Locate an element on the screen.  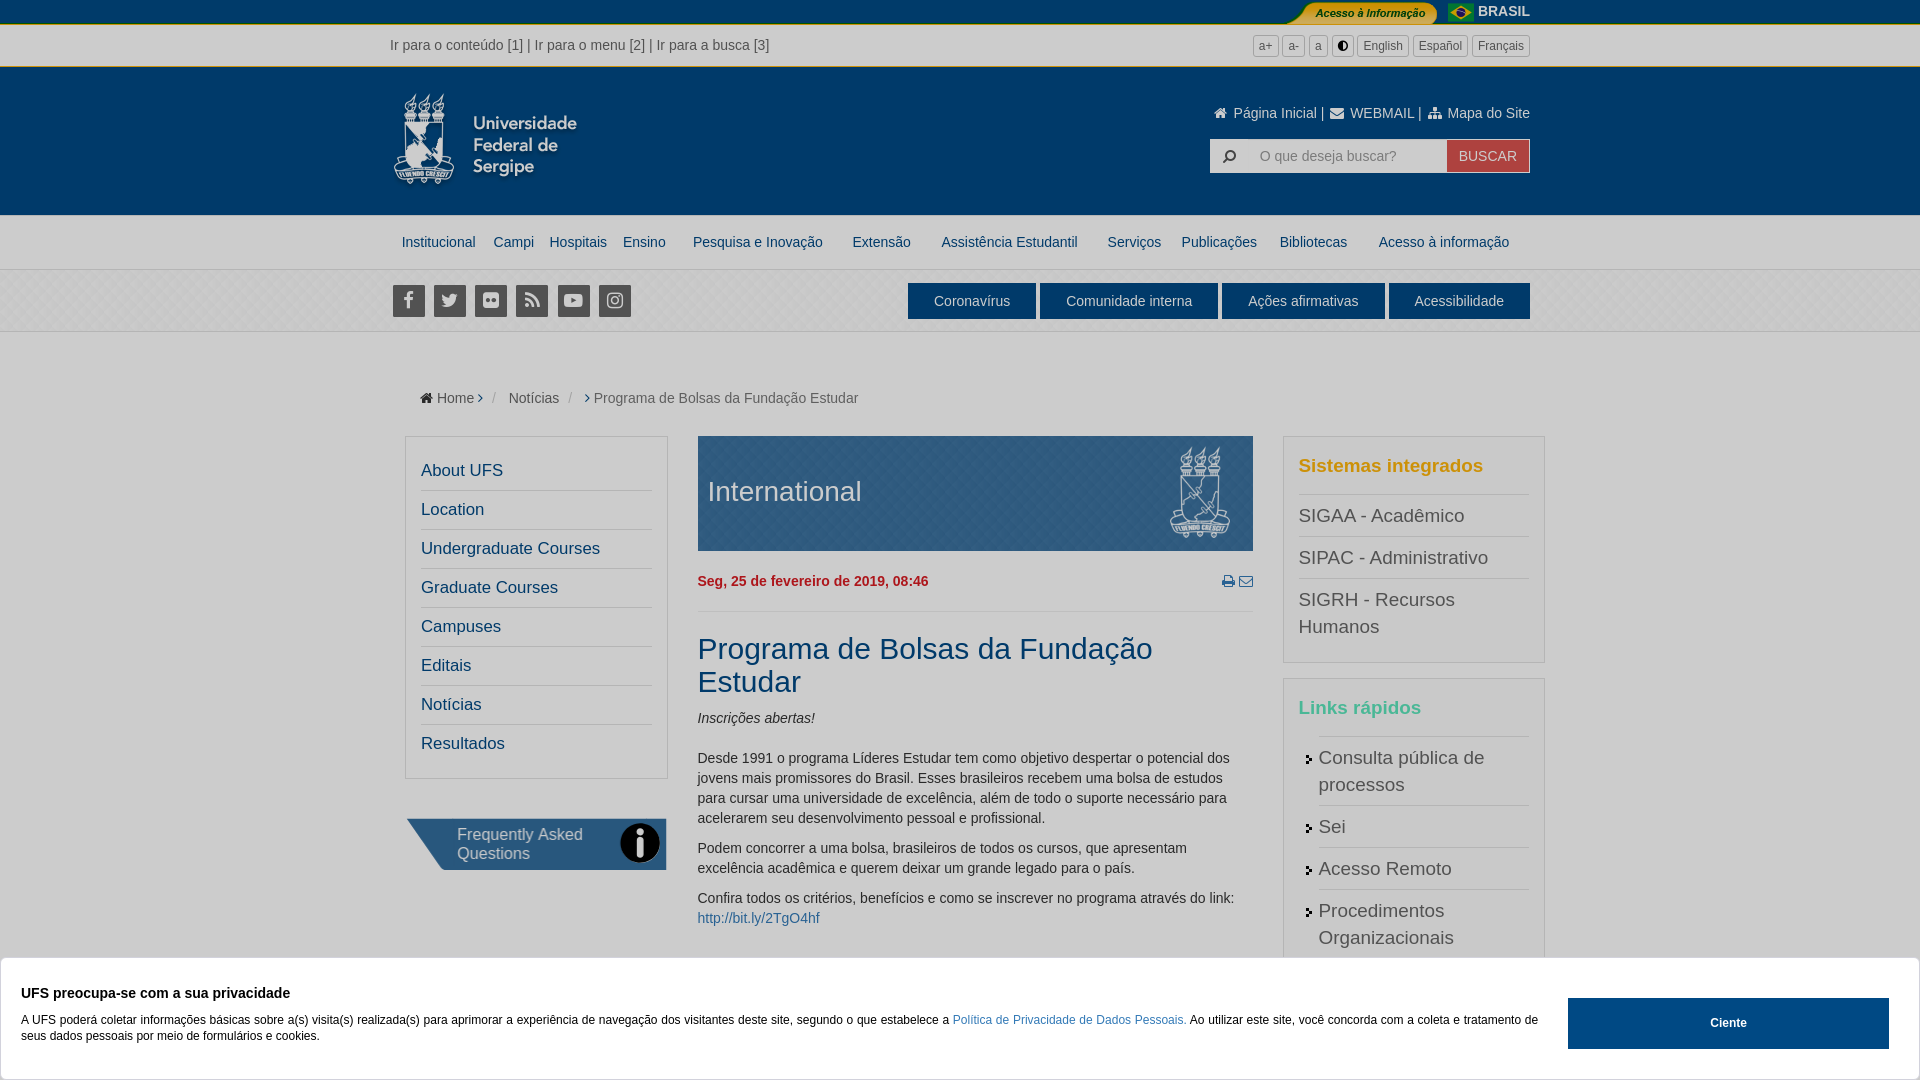
'WEBMAIL' is located at coordinates (1370, 112).